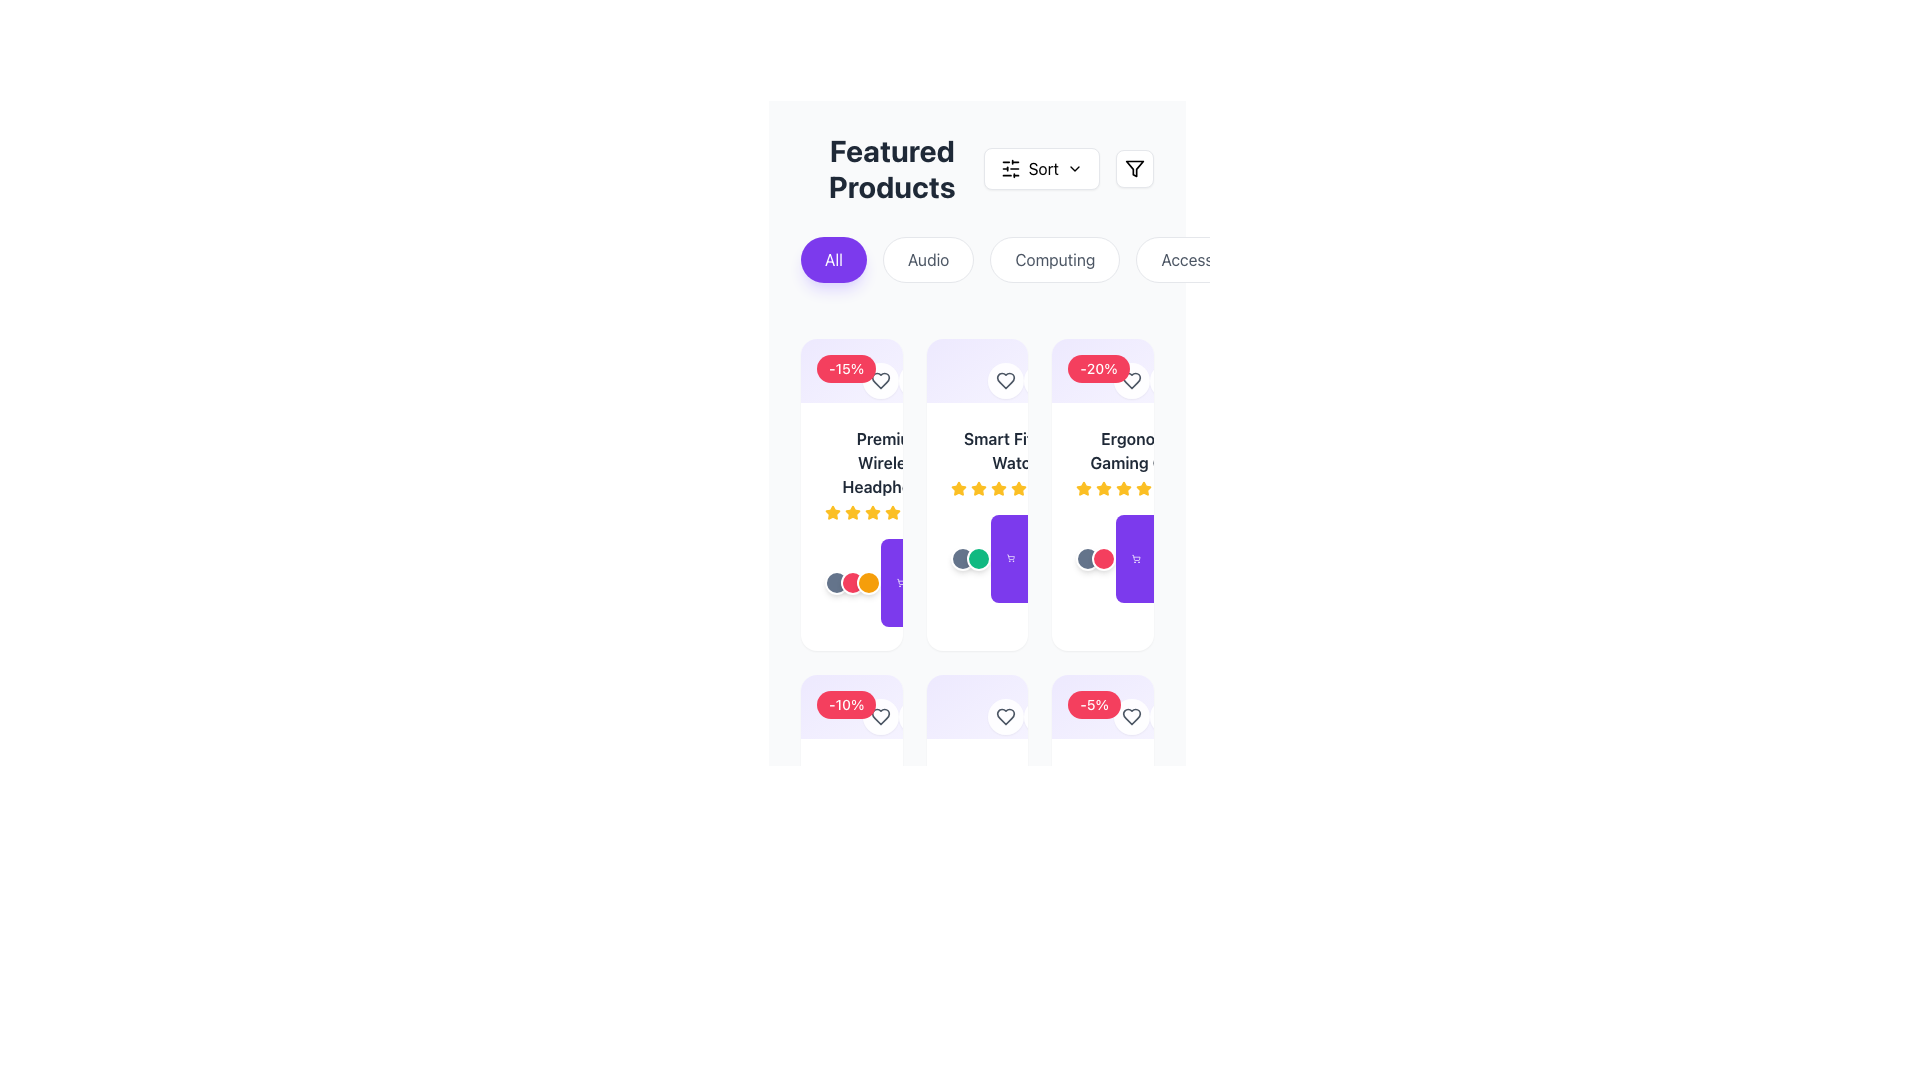  I want to click on the promotional badge displaying '-20%' in white text inside a red oblong shape located at the top-left corner of the third product card for the 'Ergonomic Gaming Chair', so click(1102, 370).